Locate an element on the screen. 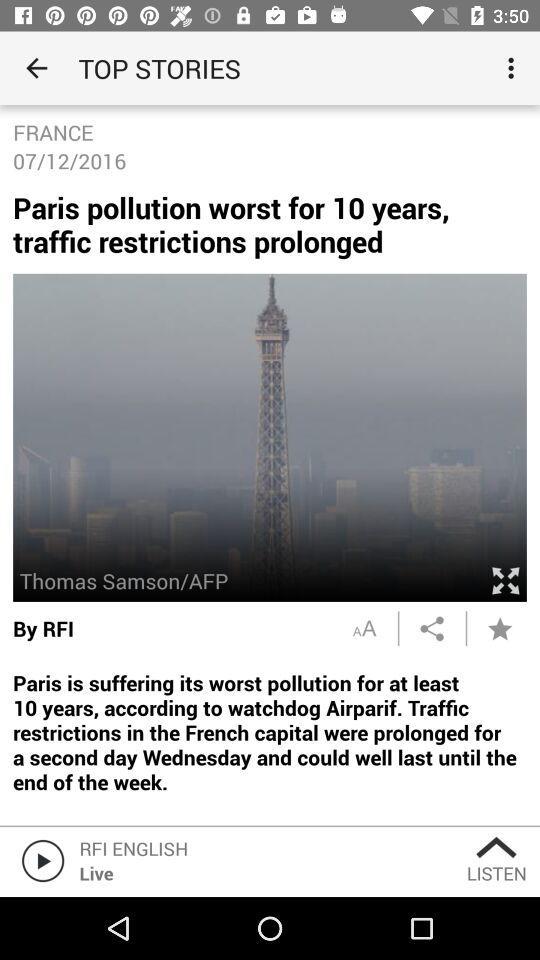 This screenshot has height=960, width=540. the play icon is located at coordinates (39, 859).